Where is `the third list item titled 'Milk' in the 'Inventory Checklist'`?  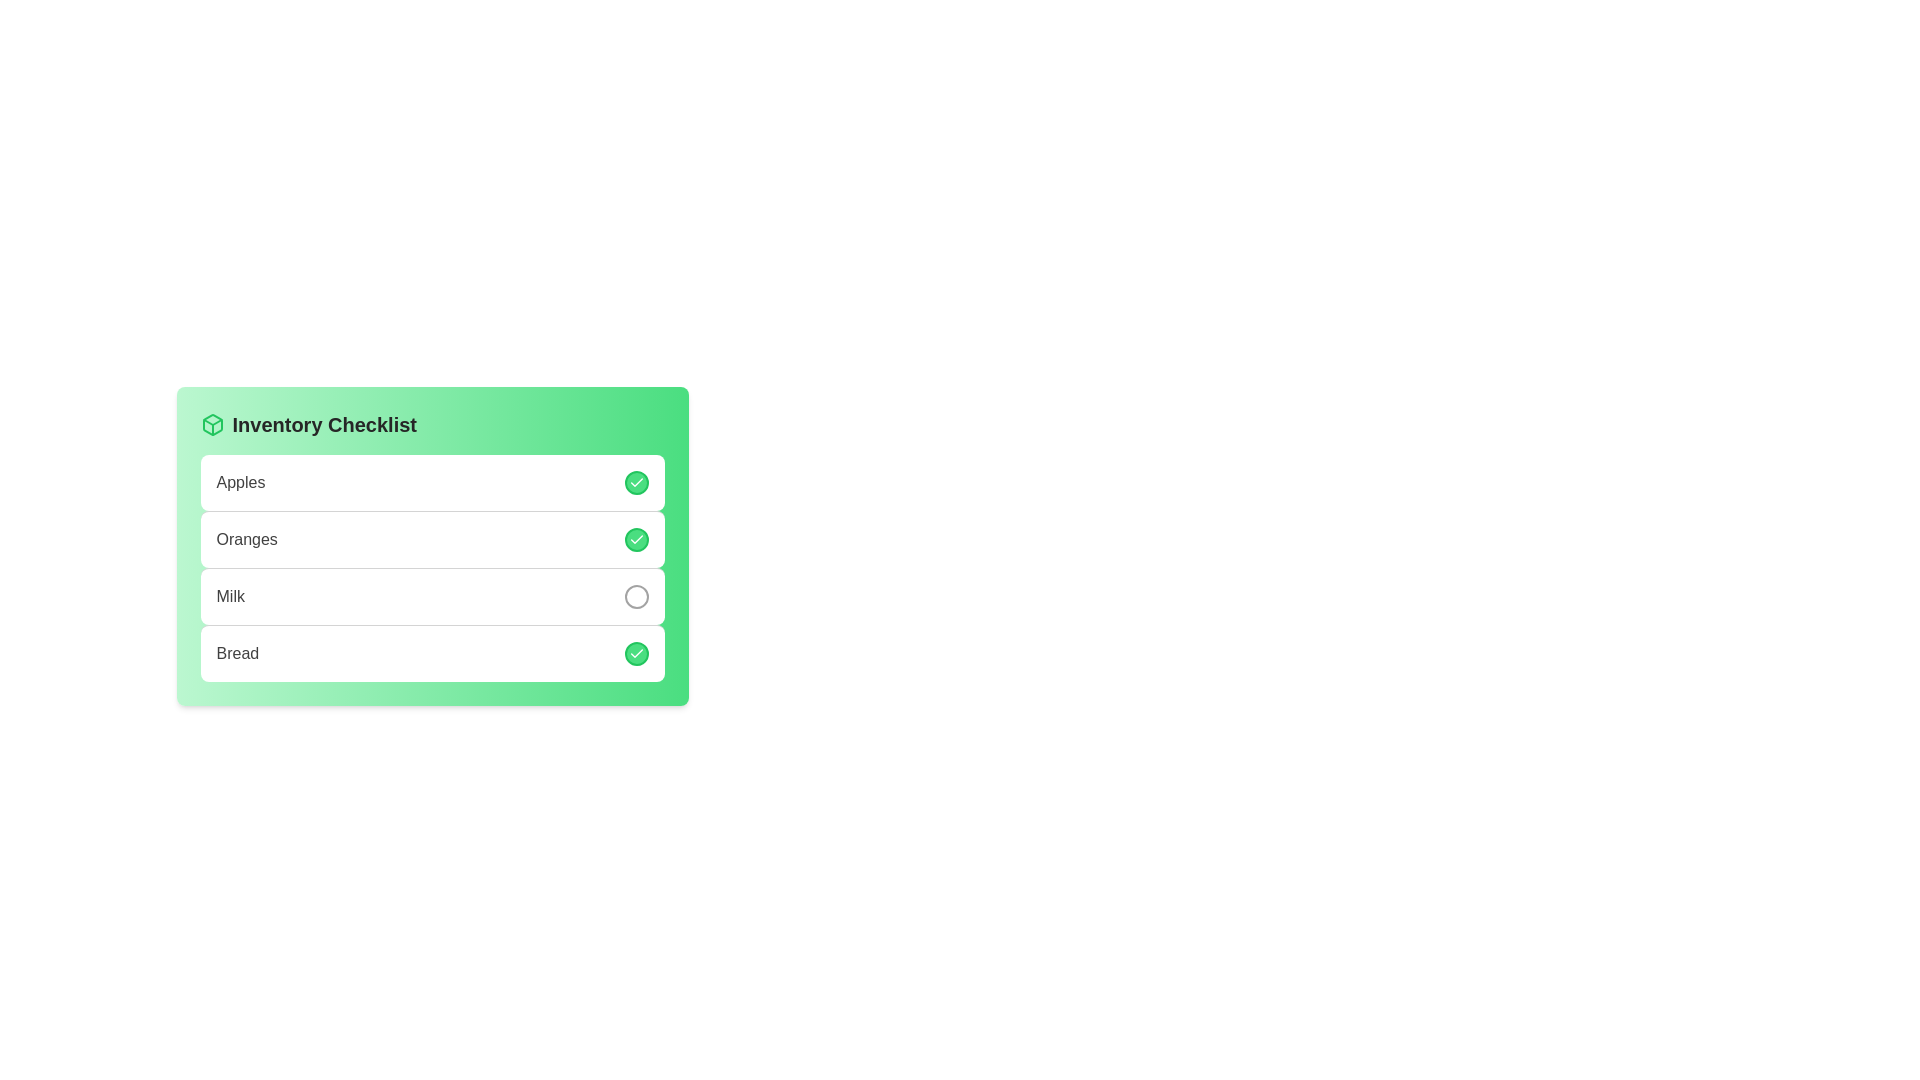 the third list item titled 'Milk' in the 'Inventory Checklist' is located at coordinates (431, 595).